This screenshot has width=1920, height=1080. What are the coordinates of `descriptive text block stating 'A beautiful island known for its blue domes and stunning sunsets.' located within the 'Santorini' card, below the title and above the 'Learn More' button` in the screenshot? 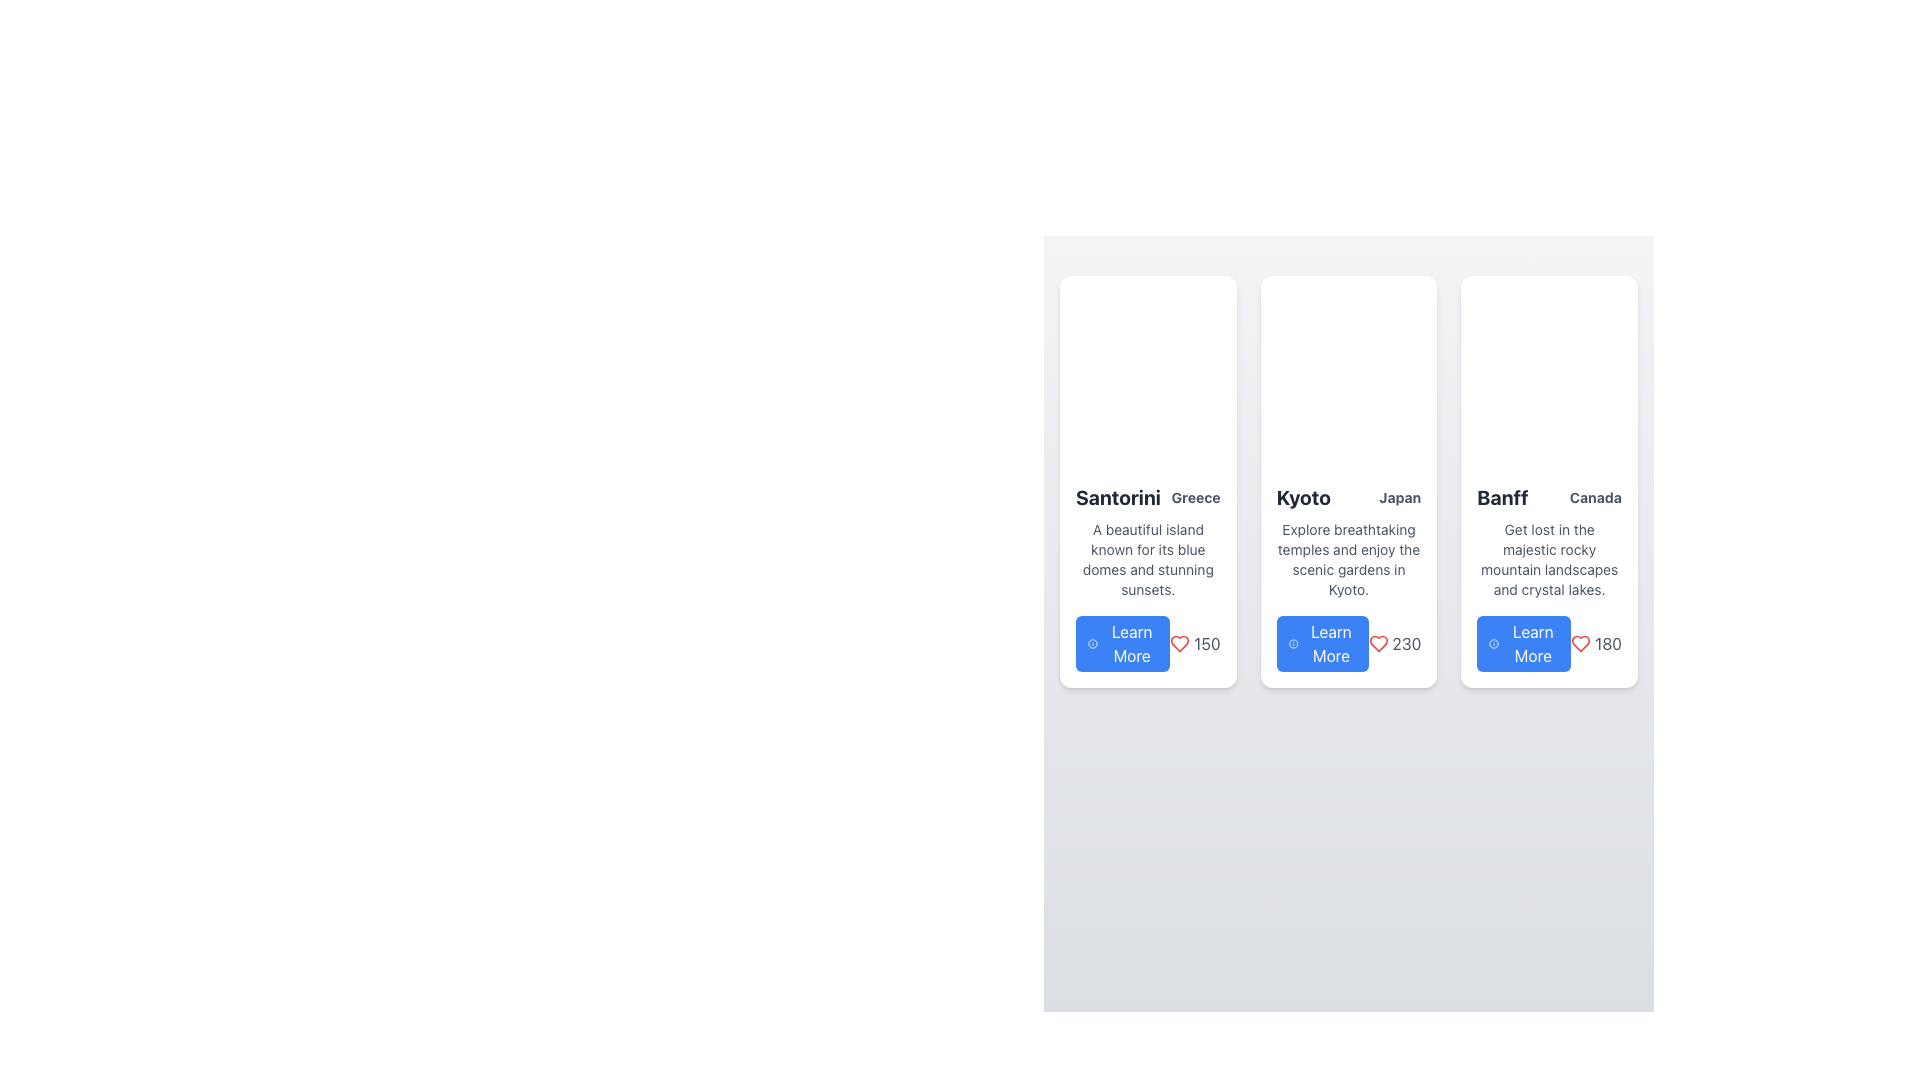 It's located at (1148, 559).